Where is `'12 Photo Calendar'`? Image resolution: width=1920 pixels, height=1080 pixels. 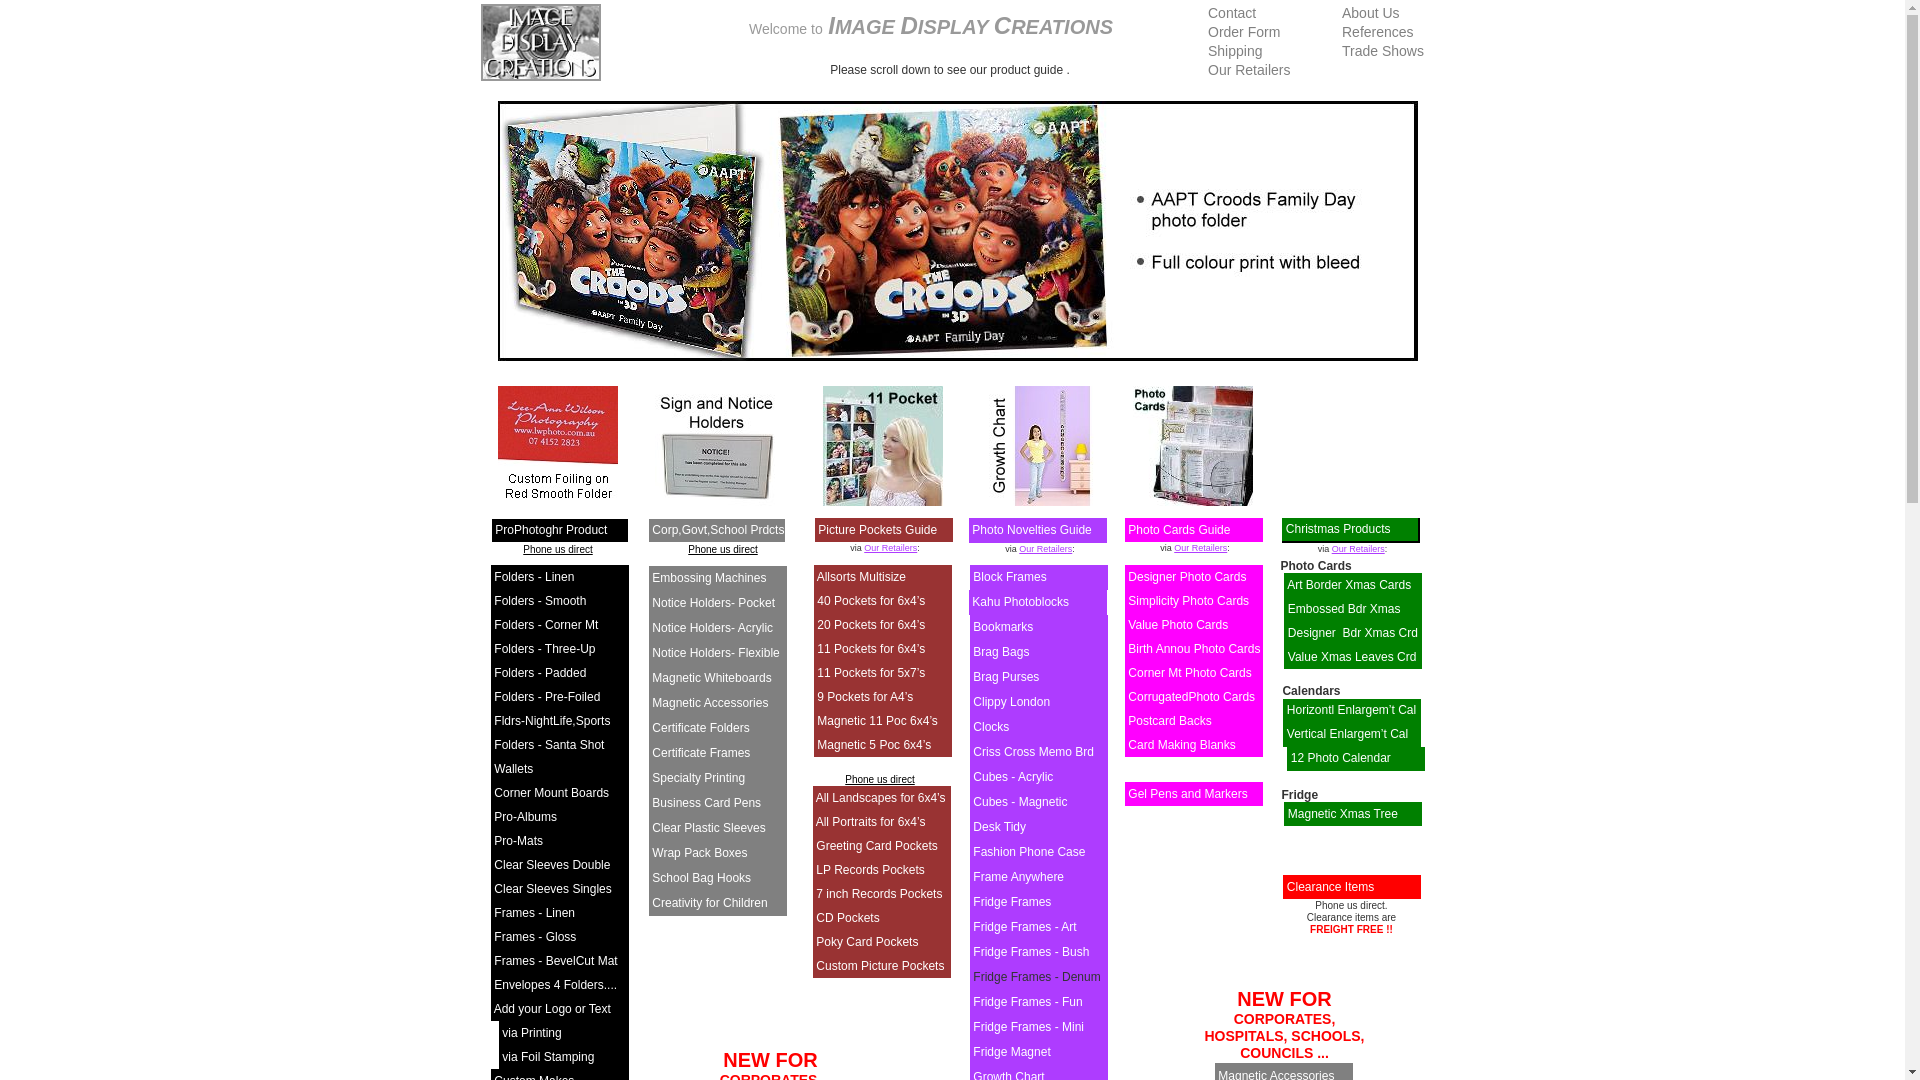
'12 Photo Calendar' is located at coordinates (1340, 758).